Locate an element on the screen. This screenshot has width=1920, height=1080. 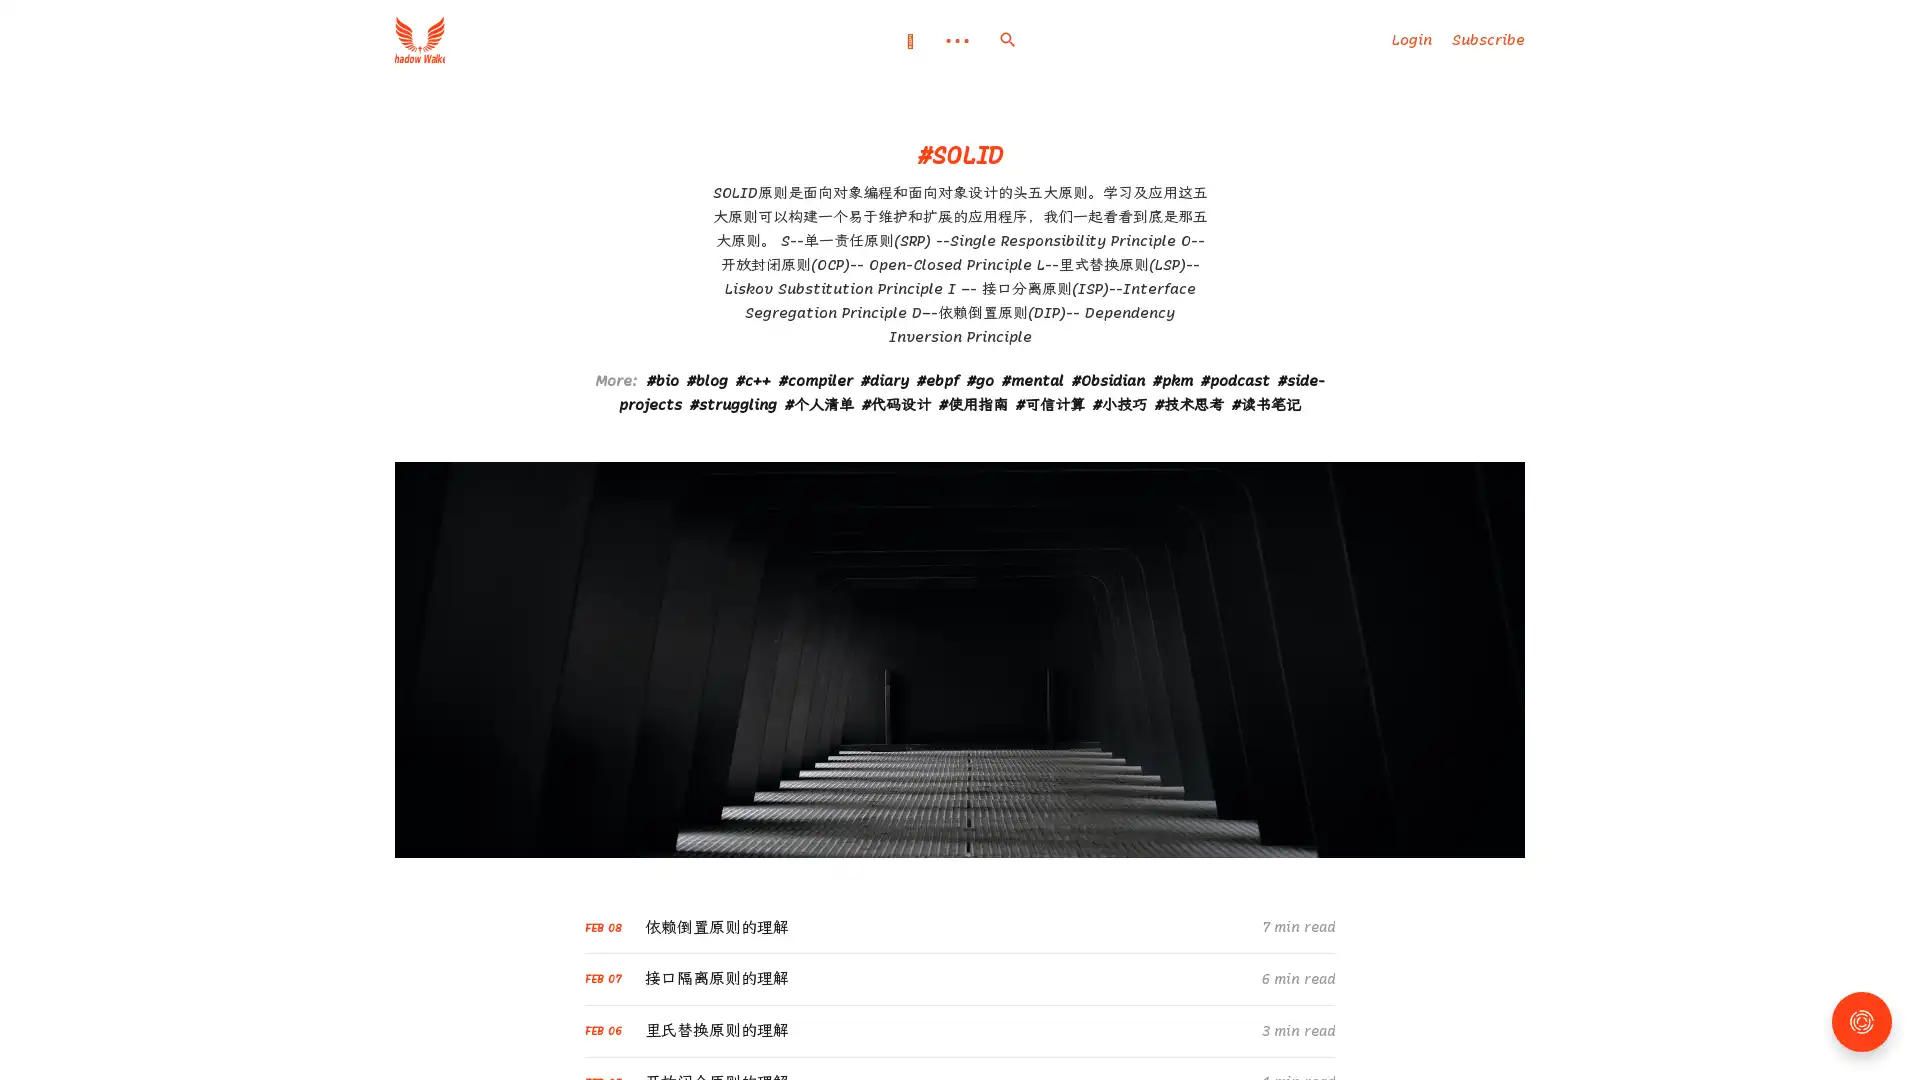
Subscribe is located at coordinates (1488, 39).